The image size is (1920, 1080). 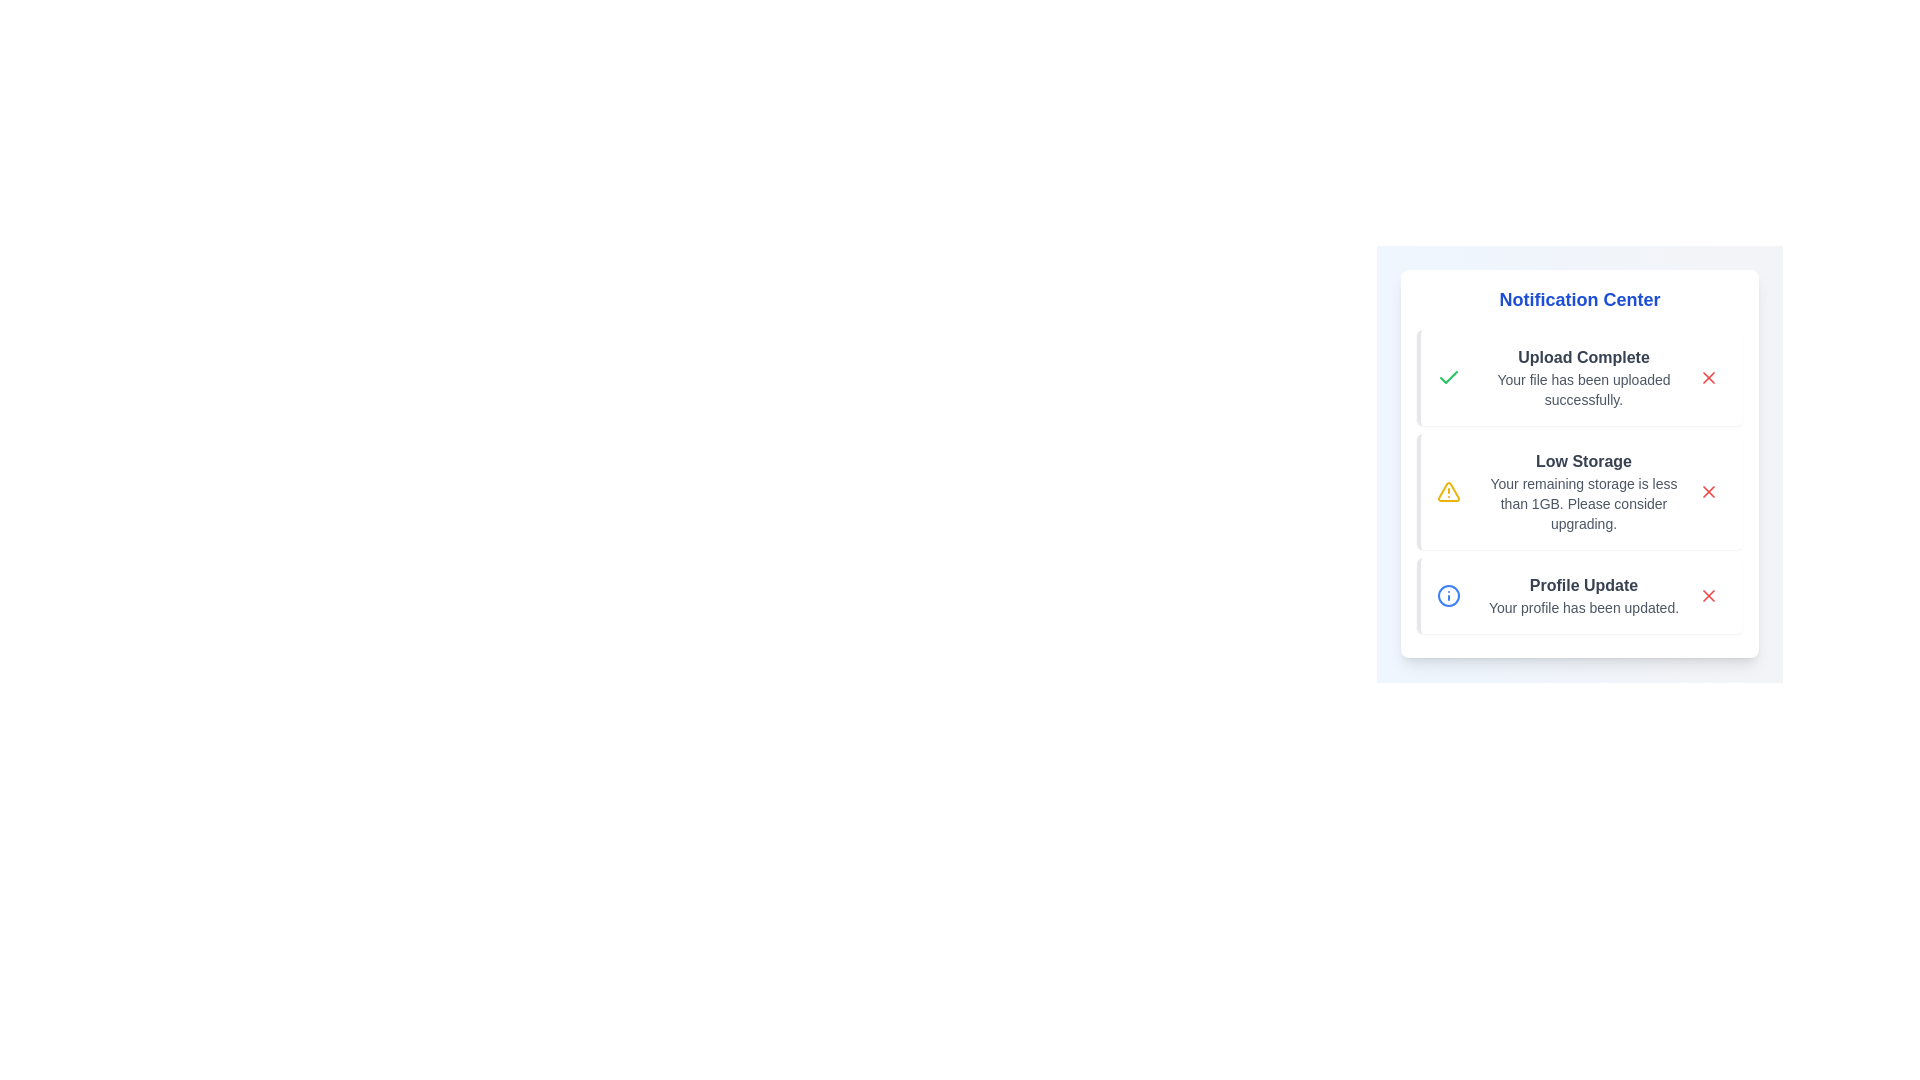 What do you see at coordinates (1707, 595) in the screenshot?
I see `the close icon located` at bounding box center [1707, 595].